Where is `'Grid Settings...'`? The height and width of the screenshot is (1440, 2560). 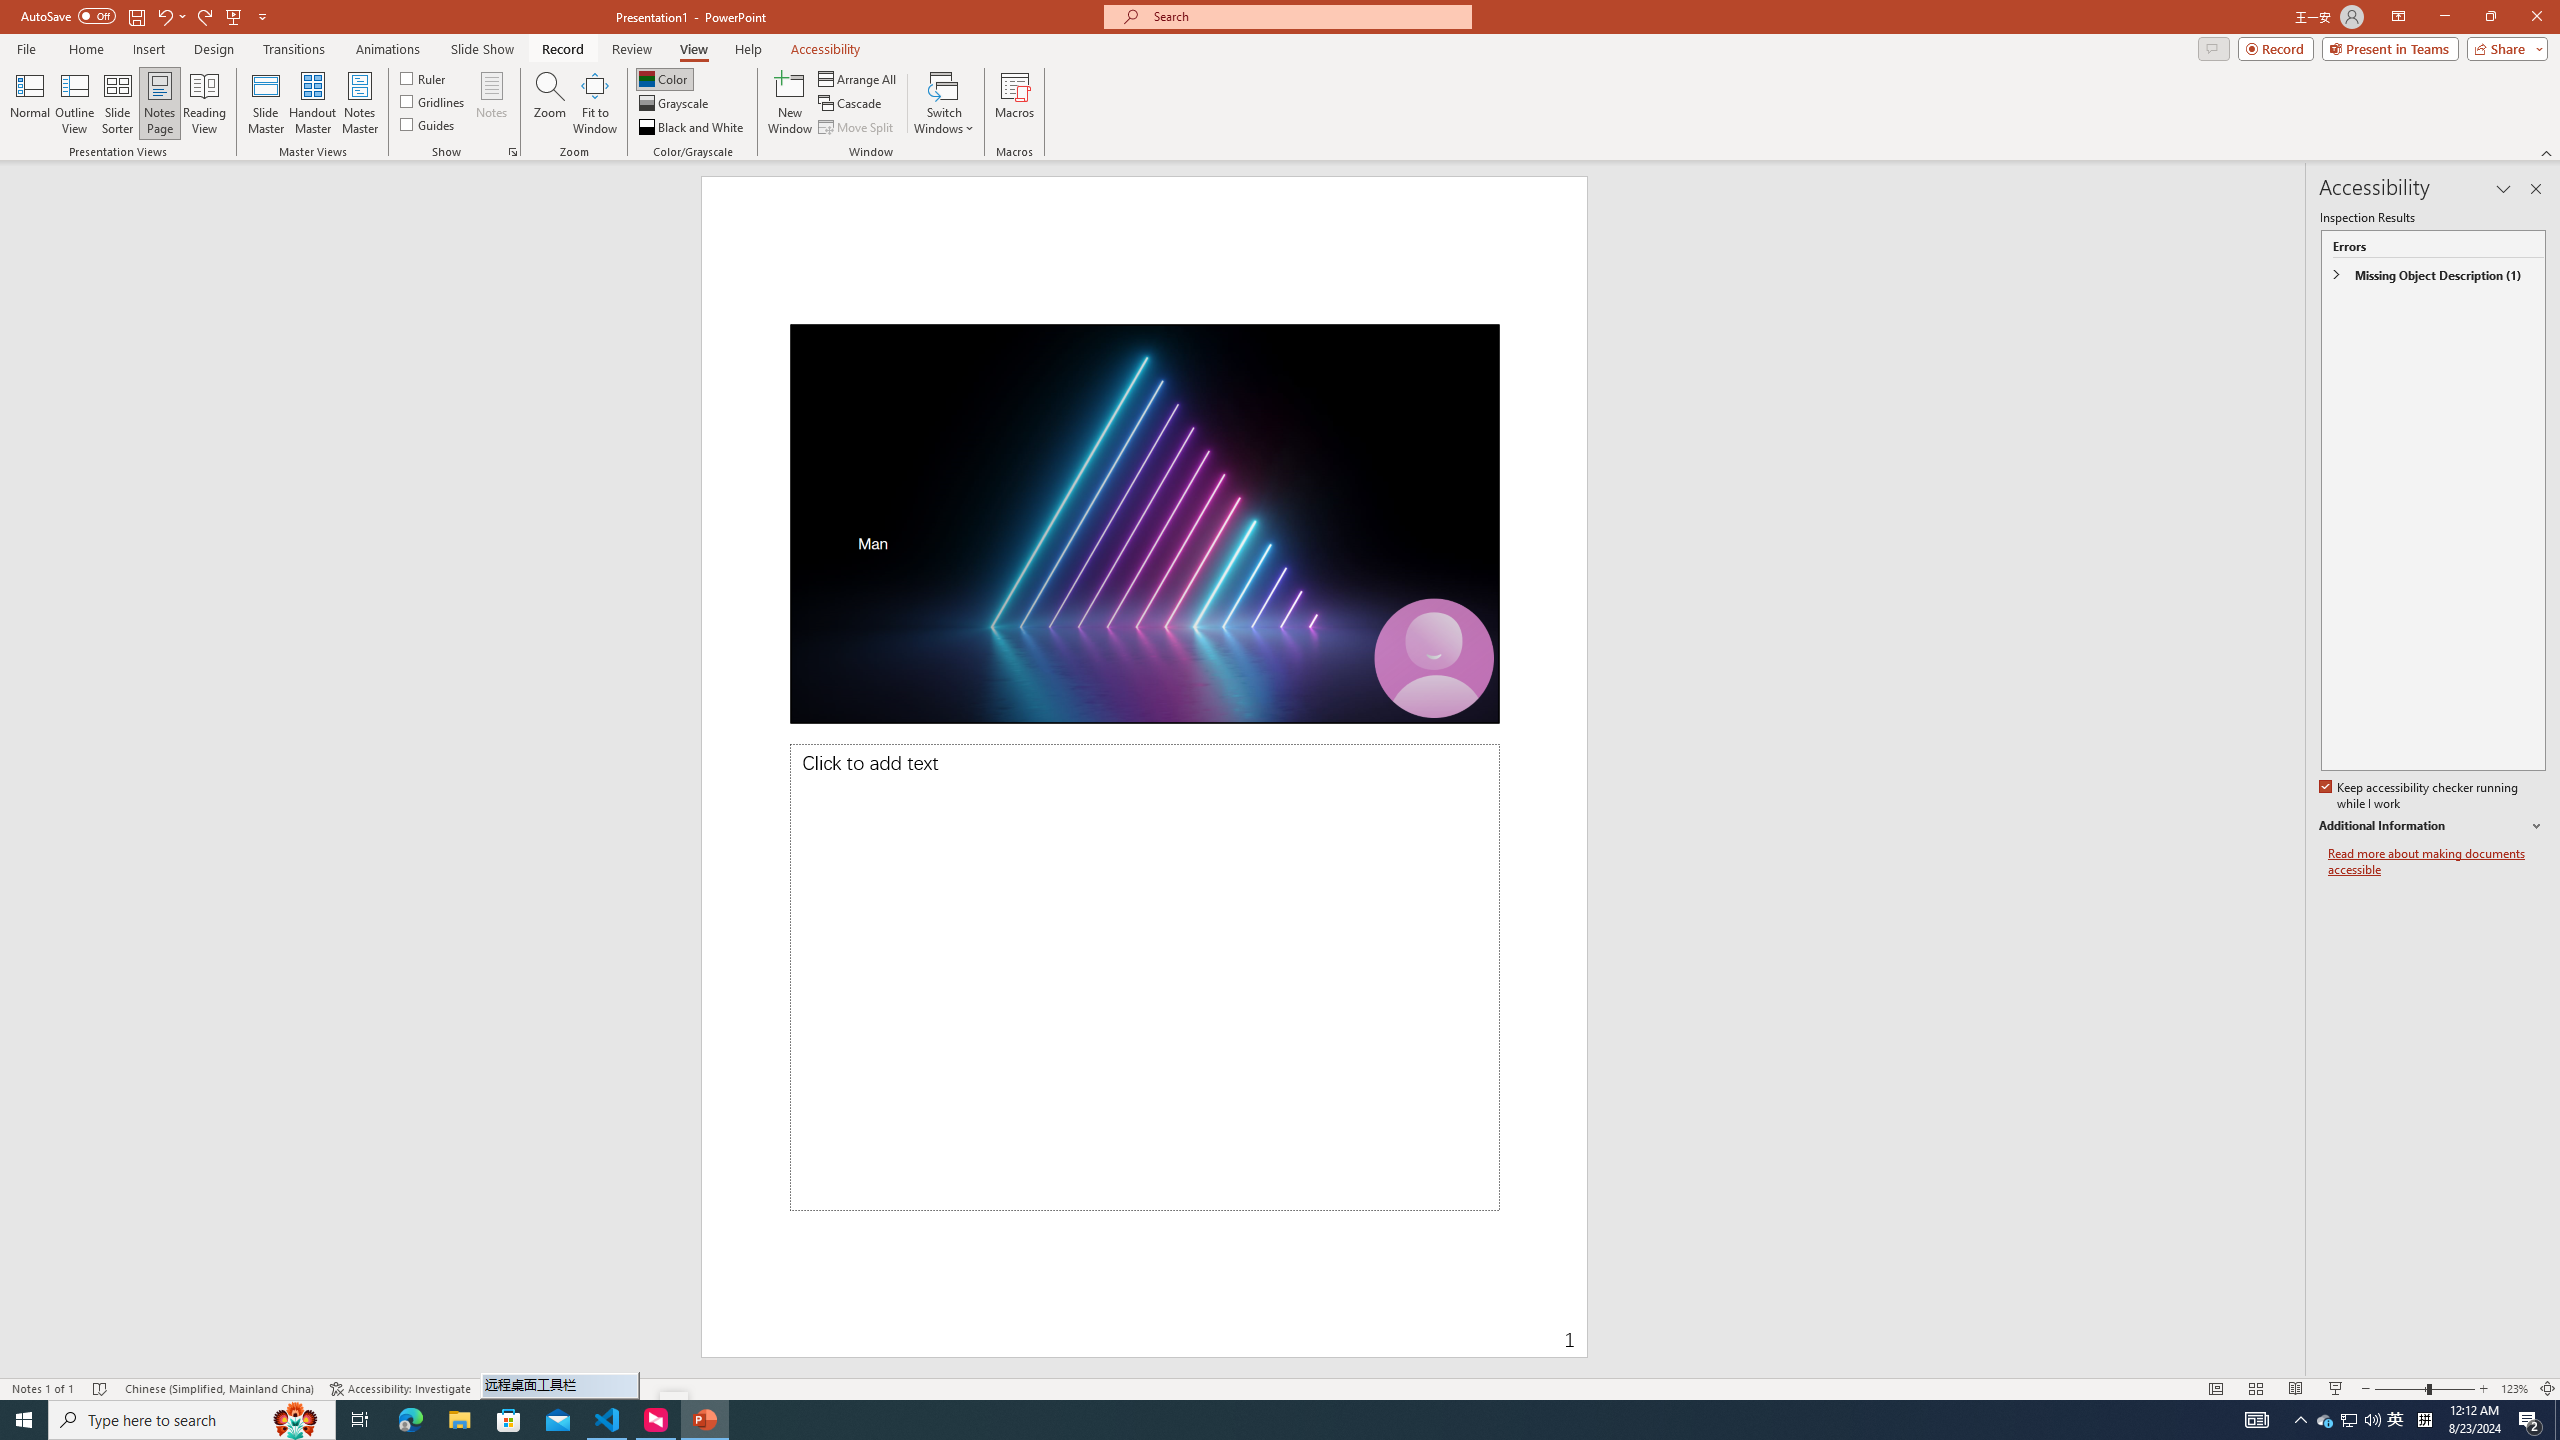 'Grid Settings...' is located at coordinates (513, 150).